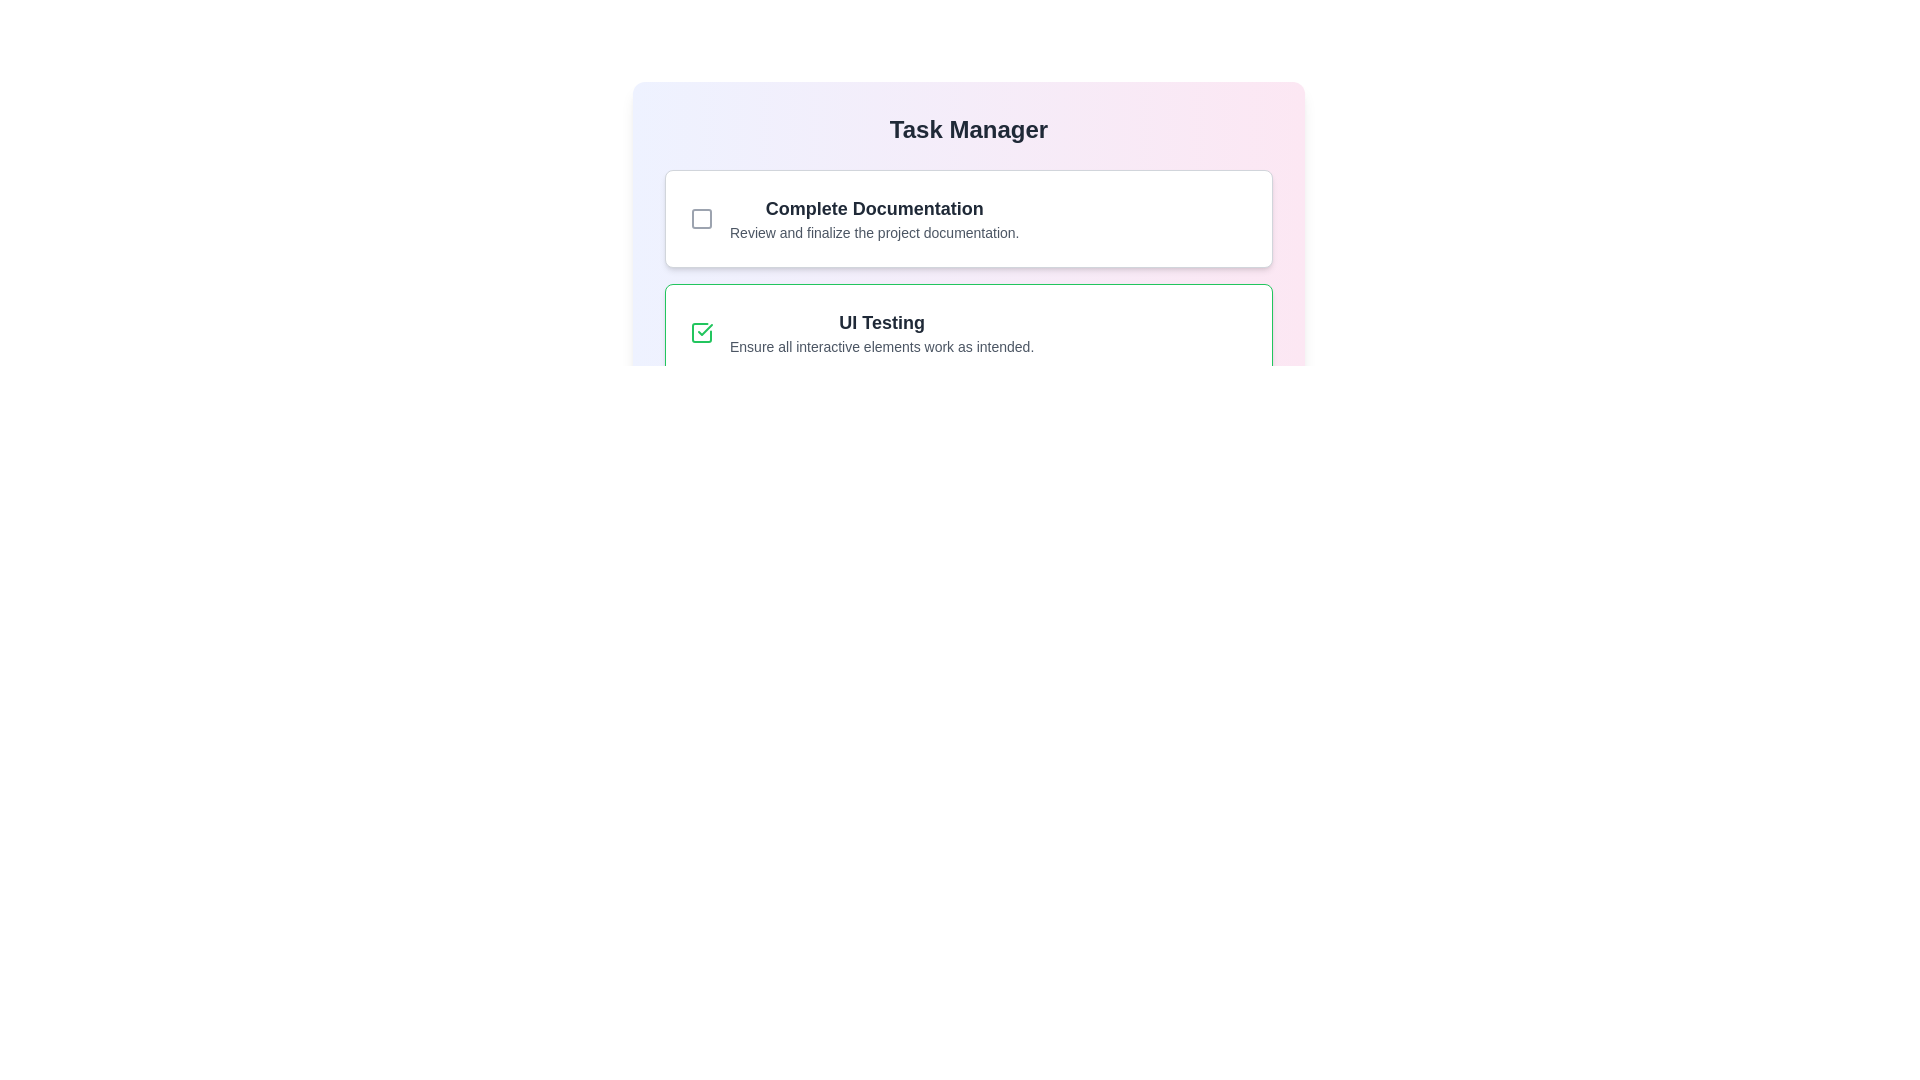 This screenshot has width=1920, height=1080. What do you see at coordinates (881, 331) in the screenshot?
I see `information presented in the text block titled 'UI Testing' which includes a description stating 'Ensure all interactive elements work as intended.'` at bounding box center [881, 331].